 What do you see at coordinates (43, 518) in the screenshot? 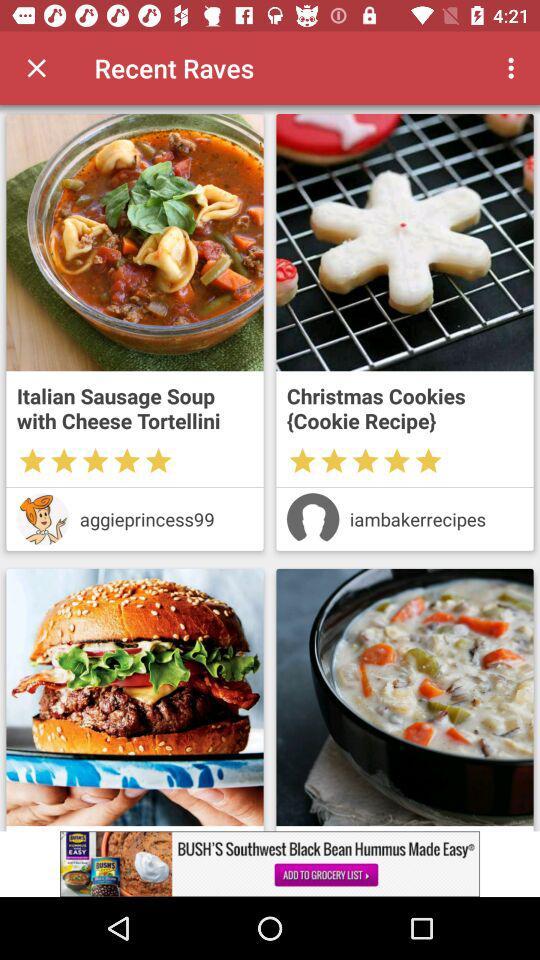
I see `profile picture` at bounding box center [43, 518].